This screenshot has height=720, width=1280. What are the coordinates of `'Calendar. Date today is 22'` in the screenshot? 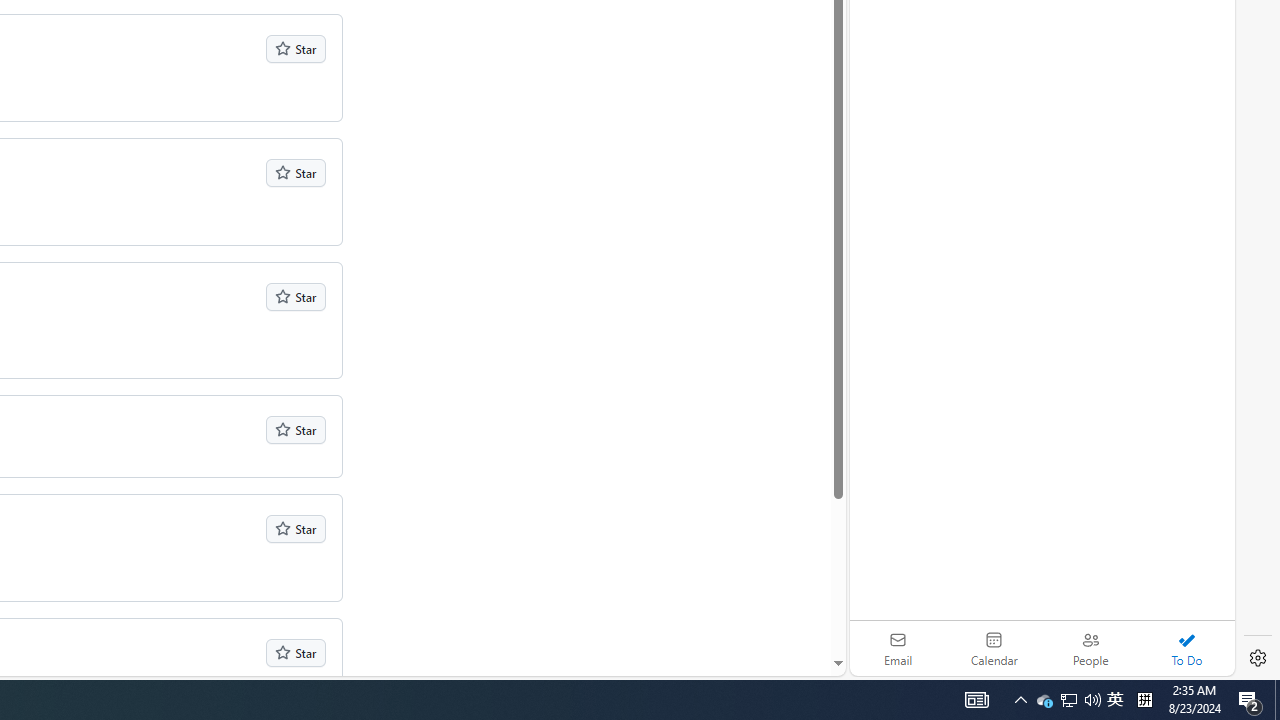 It's located at (994, 648).